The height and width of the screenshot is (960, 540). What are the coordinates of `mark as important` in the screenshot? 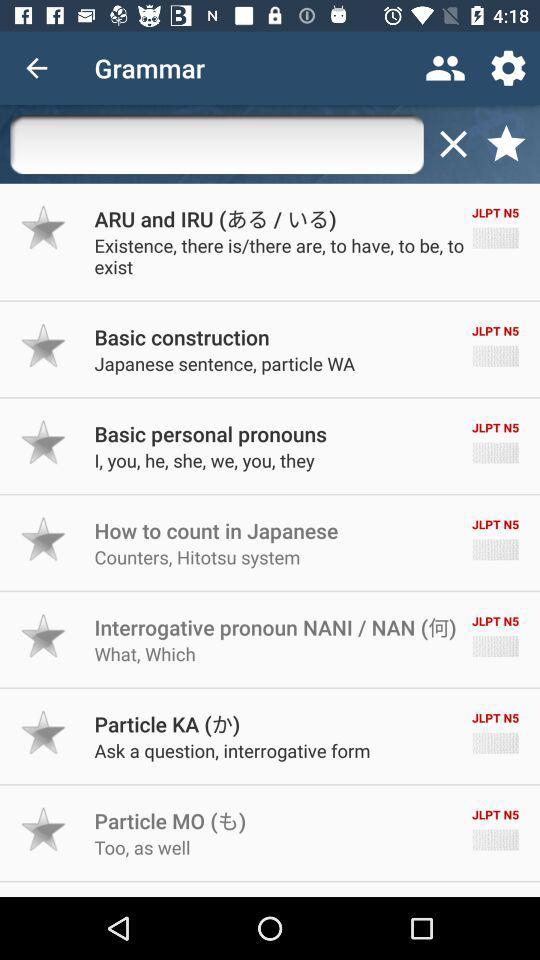 It's located at (44, 442).